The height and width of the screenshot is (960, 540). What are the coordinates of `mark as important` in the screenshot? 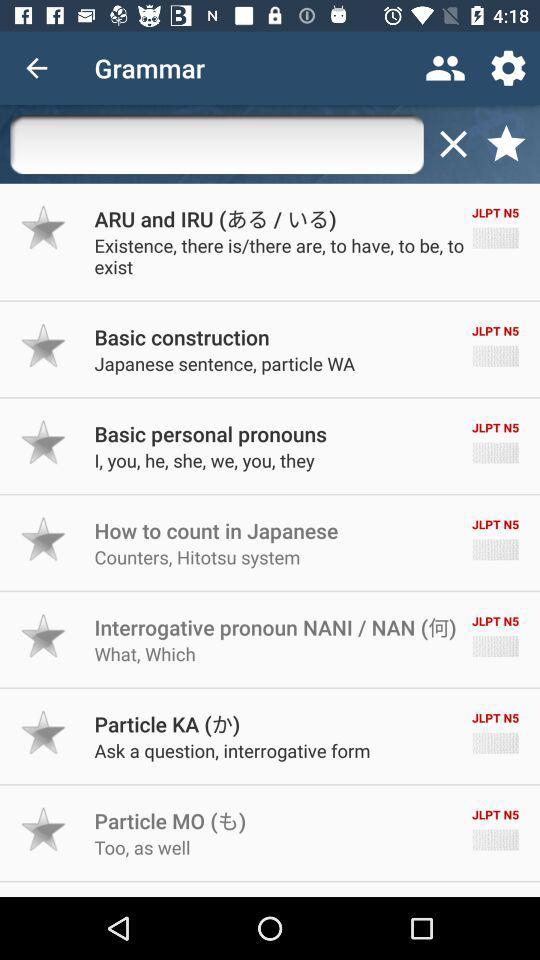 It's located at (44, 442).